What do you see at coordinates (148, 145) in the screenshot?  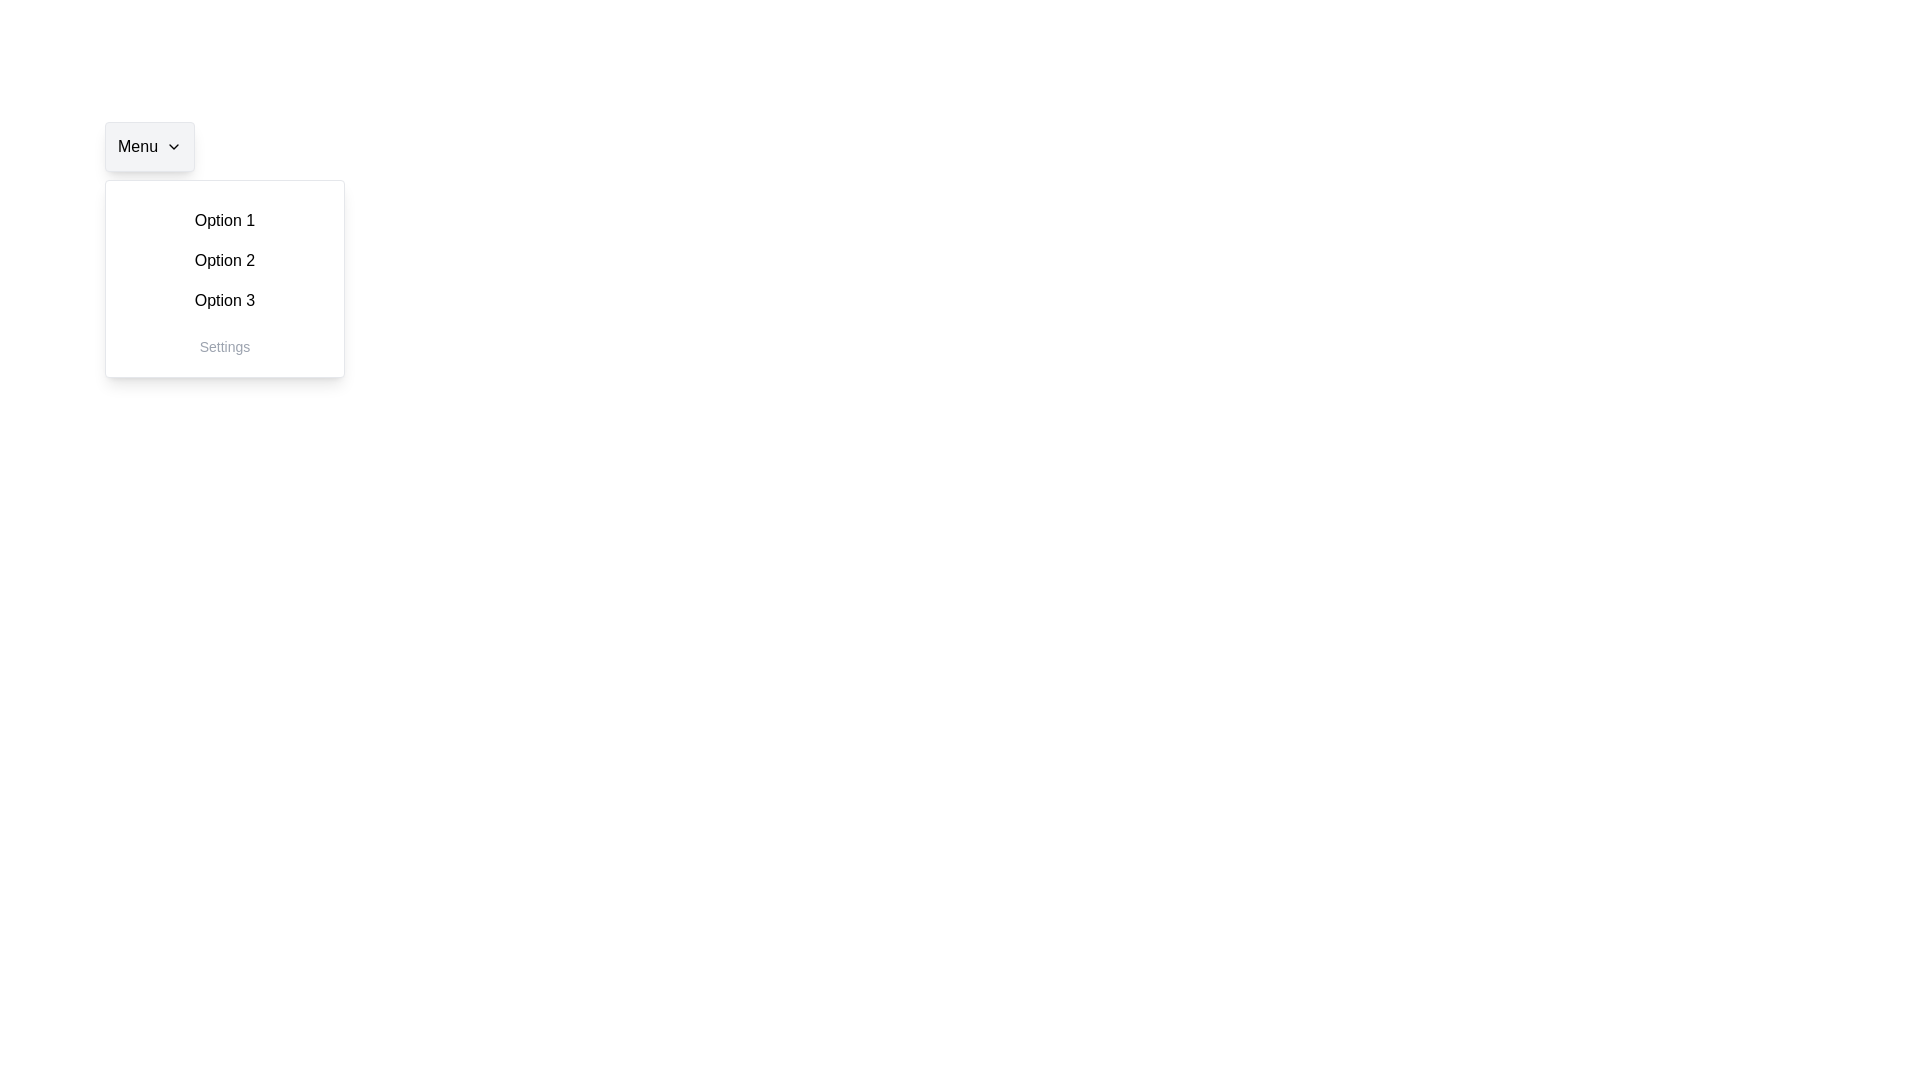 I see `the 'Menu' button, which is a rectangular button with soft rounded corners and a downward chevron, located in the top-left section of the layout` at bounding box center [148, 145].